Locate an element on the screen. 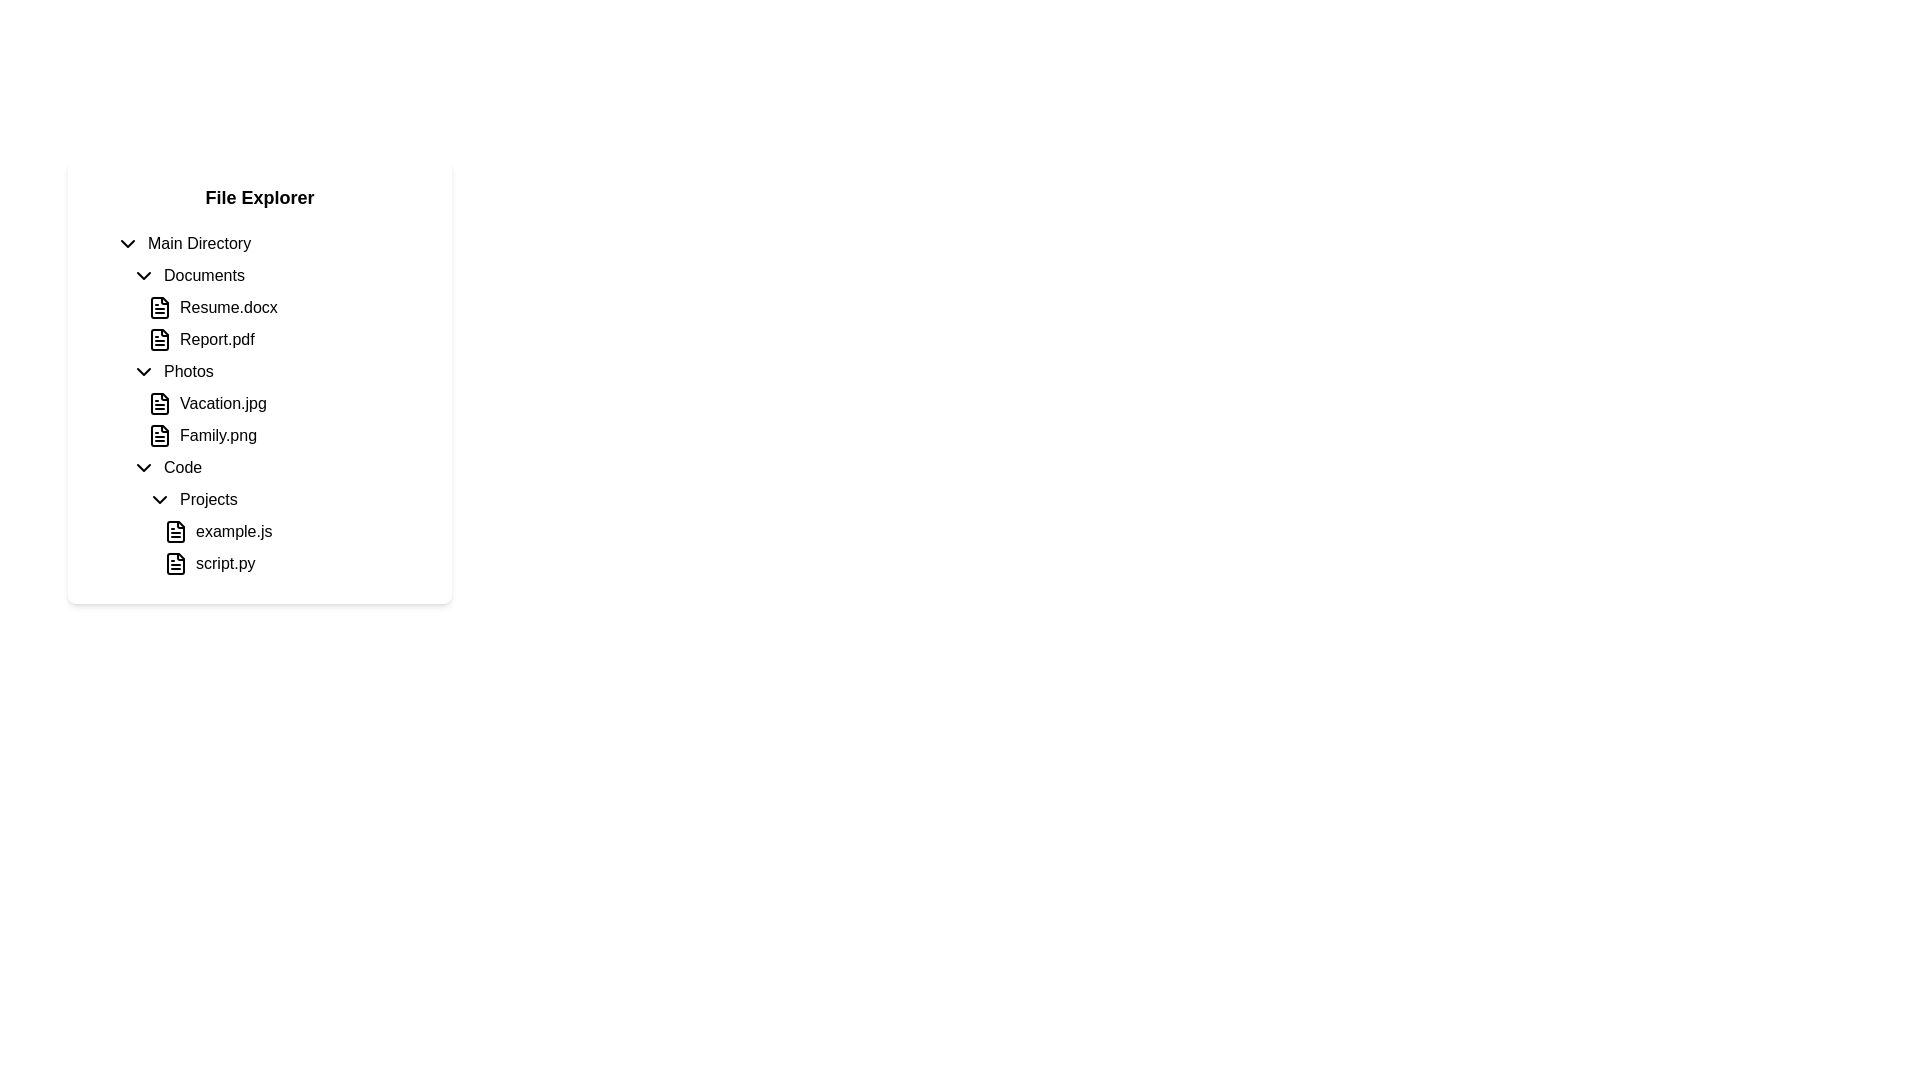 The image size is (1920, 1080). the text label representing the file 'Report.pdf' is located at coordinates (217, 338).